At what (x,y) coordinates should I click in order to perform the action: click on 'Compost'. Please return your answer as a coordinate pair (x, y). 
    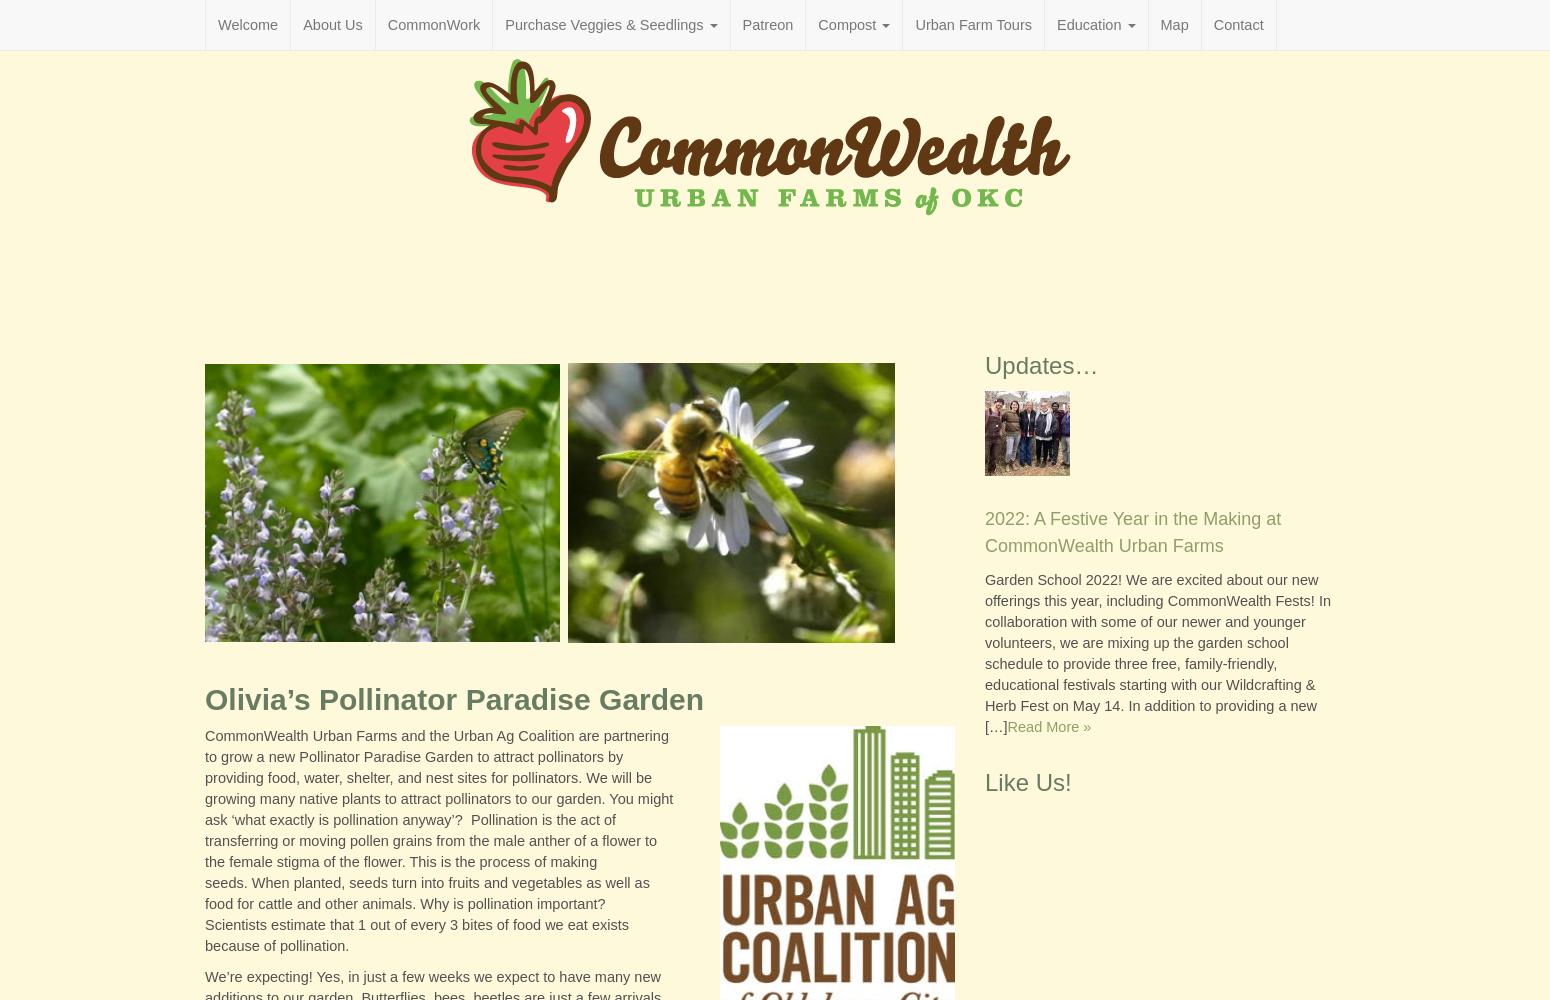
    Looking at the image, I should click on (847, 25).